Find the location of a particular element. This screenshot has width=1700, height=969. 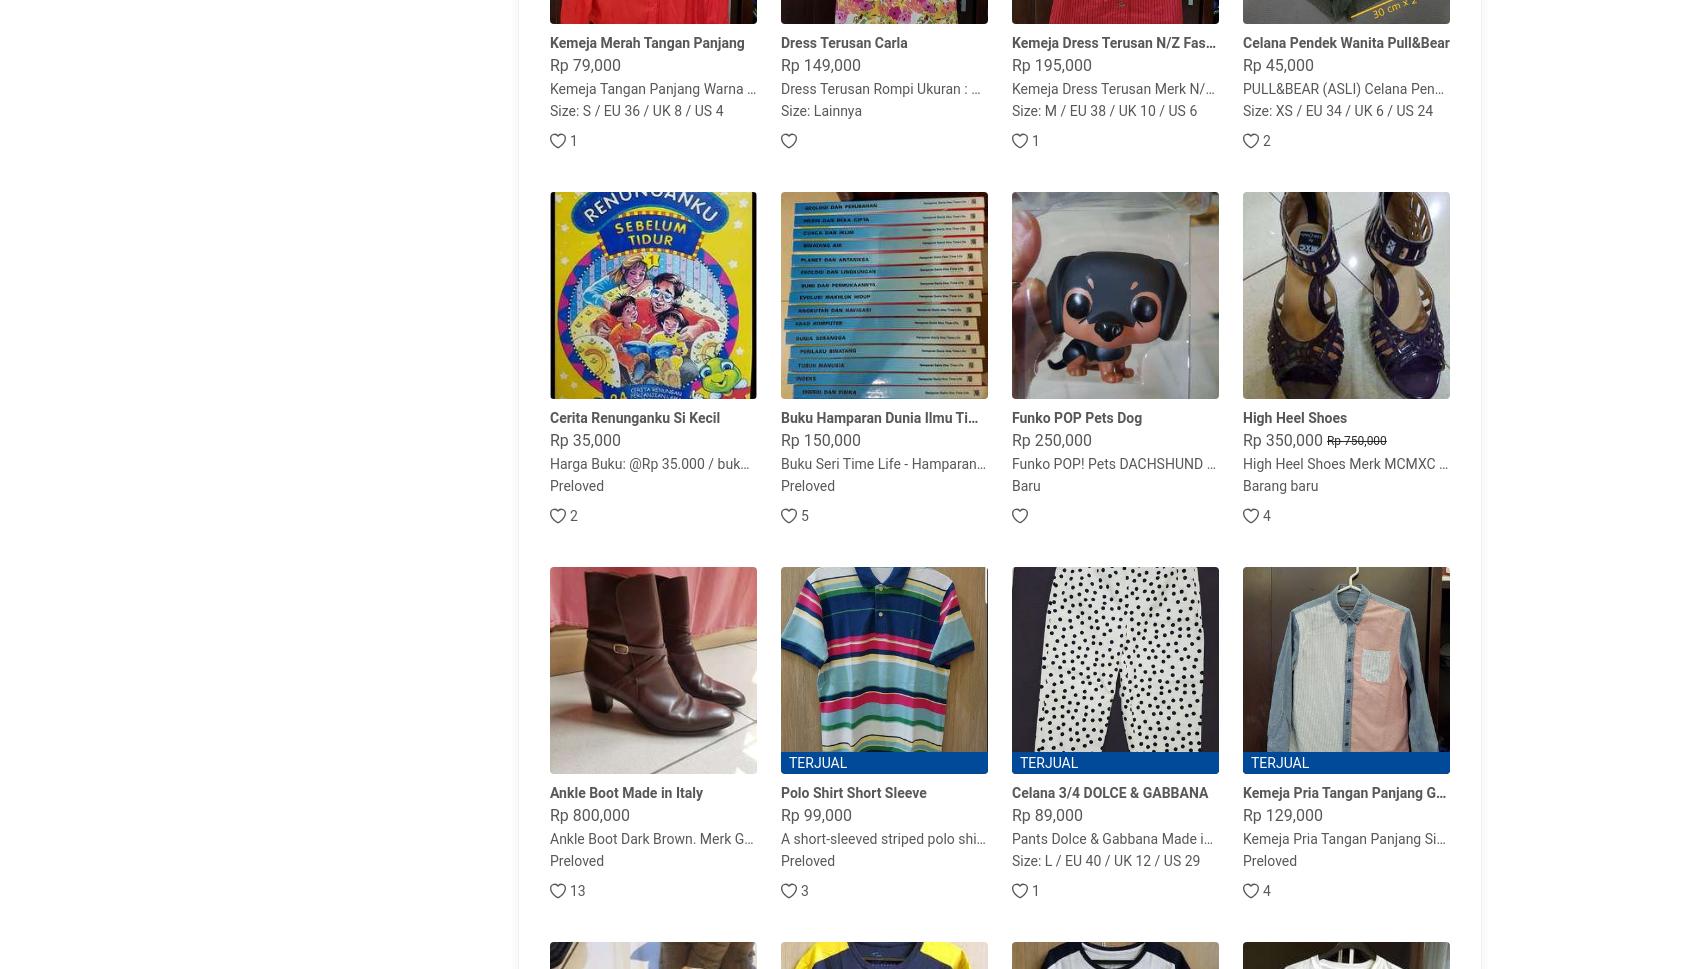

'Rp 195,000' is located at coordinates (1050, 64).